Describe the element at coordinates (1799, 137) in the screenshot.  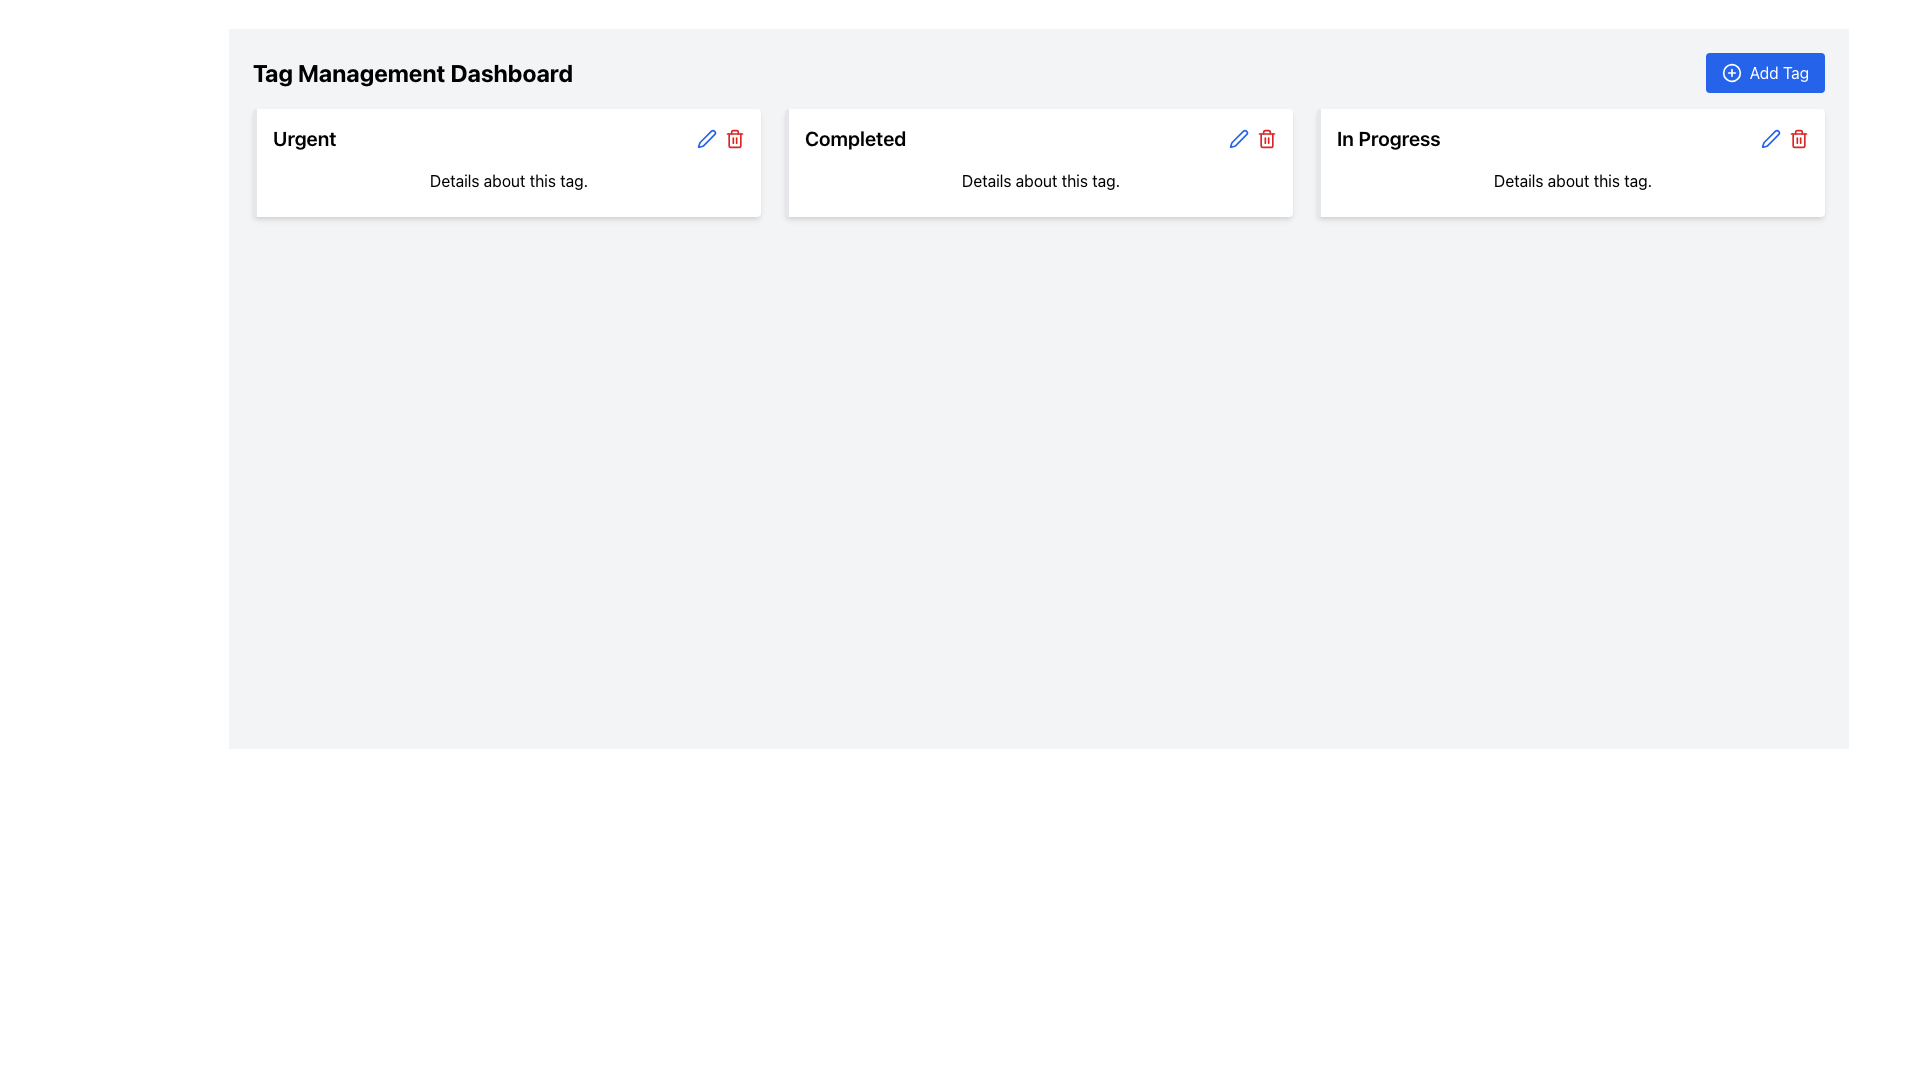
I see `the delete button icon located to the right of the blue pencil icon in the 'In Progress' card` at that location.